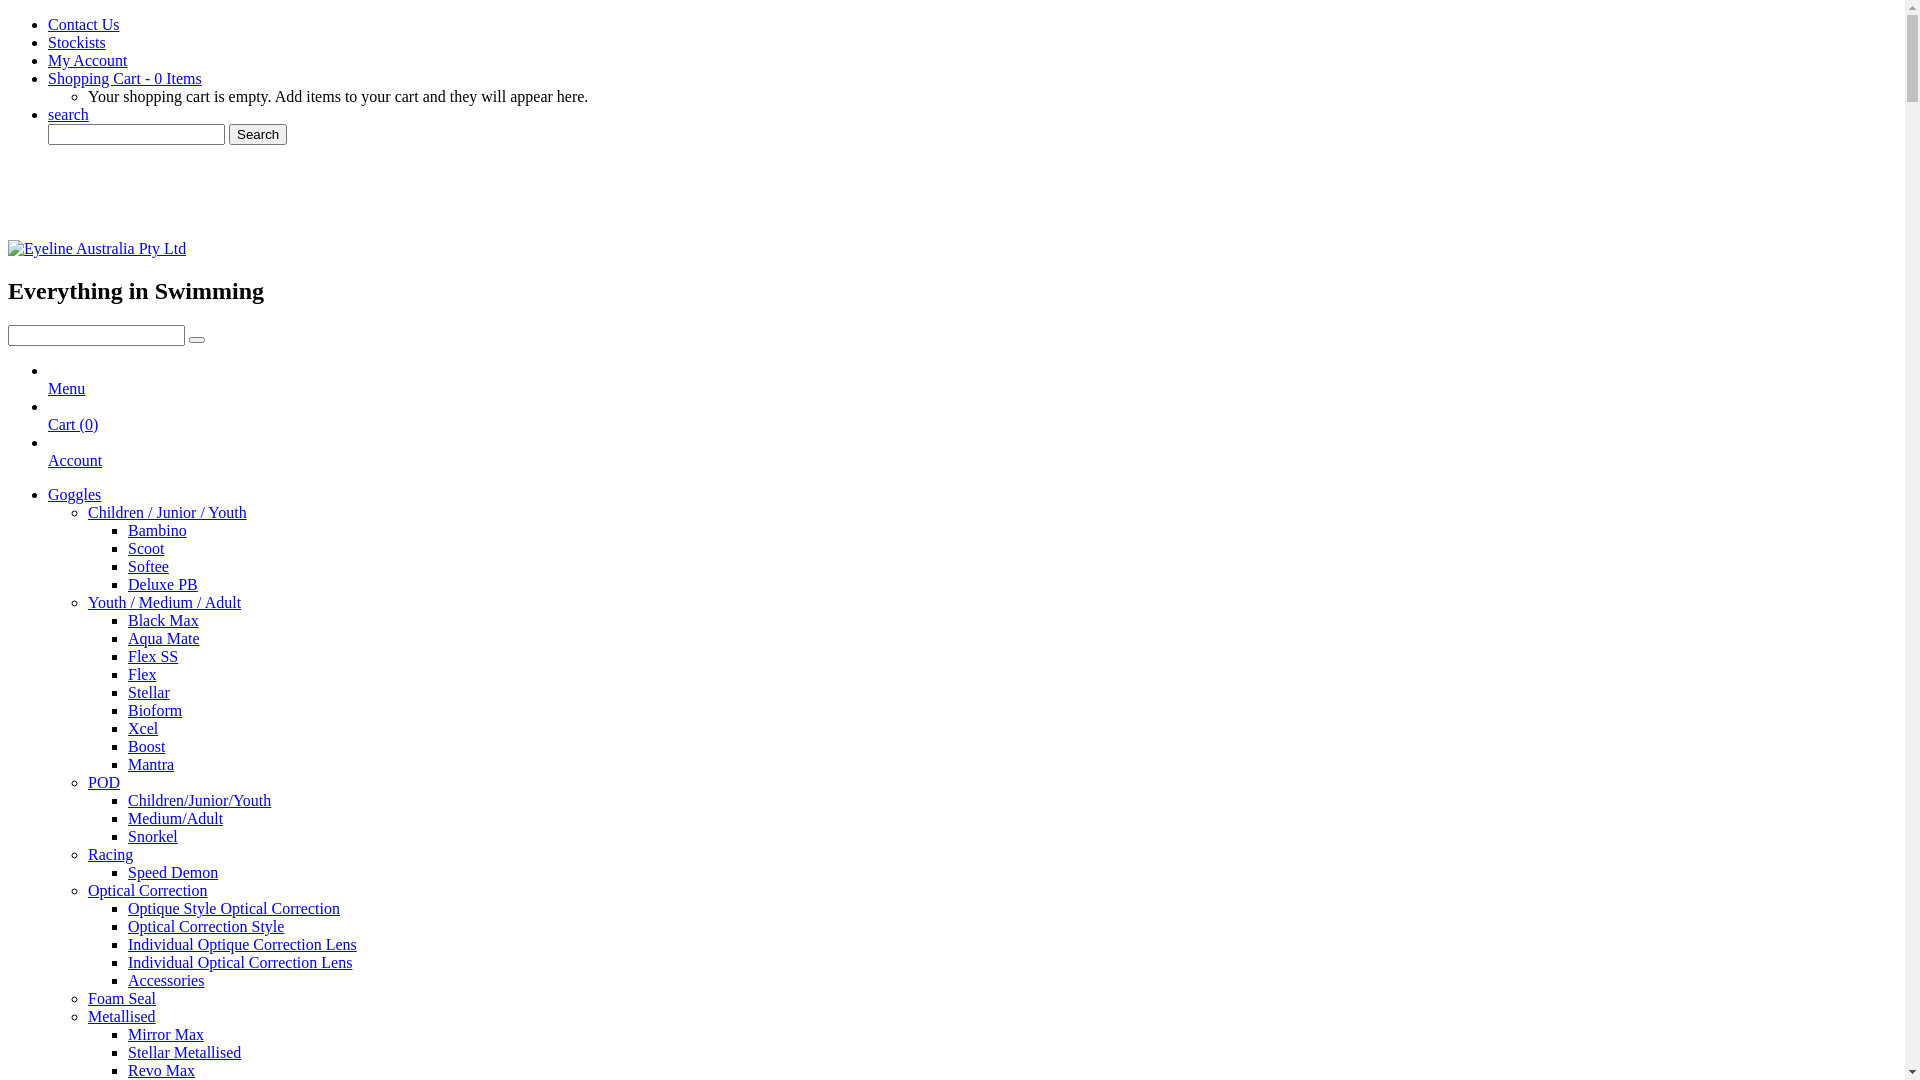 The width and height of the screenshot is (1920, 1080). What do you see at coordinates (86, 781) in the screenshot?
I see `'POD'` at bounding box center [86, 781].